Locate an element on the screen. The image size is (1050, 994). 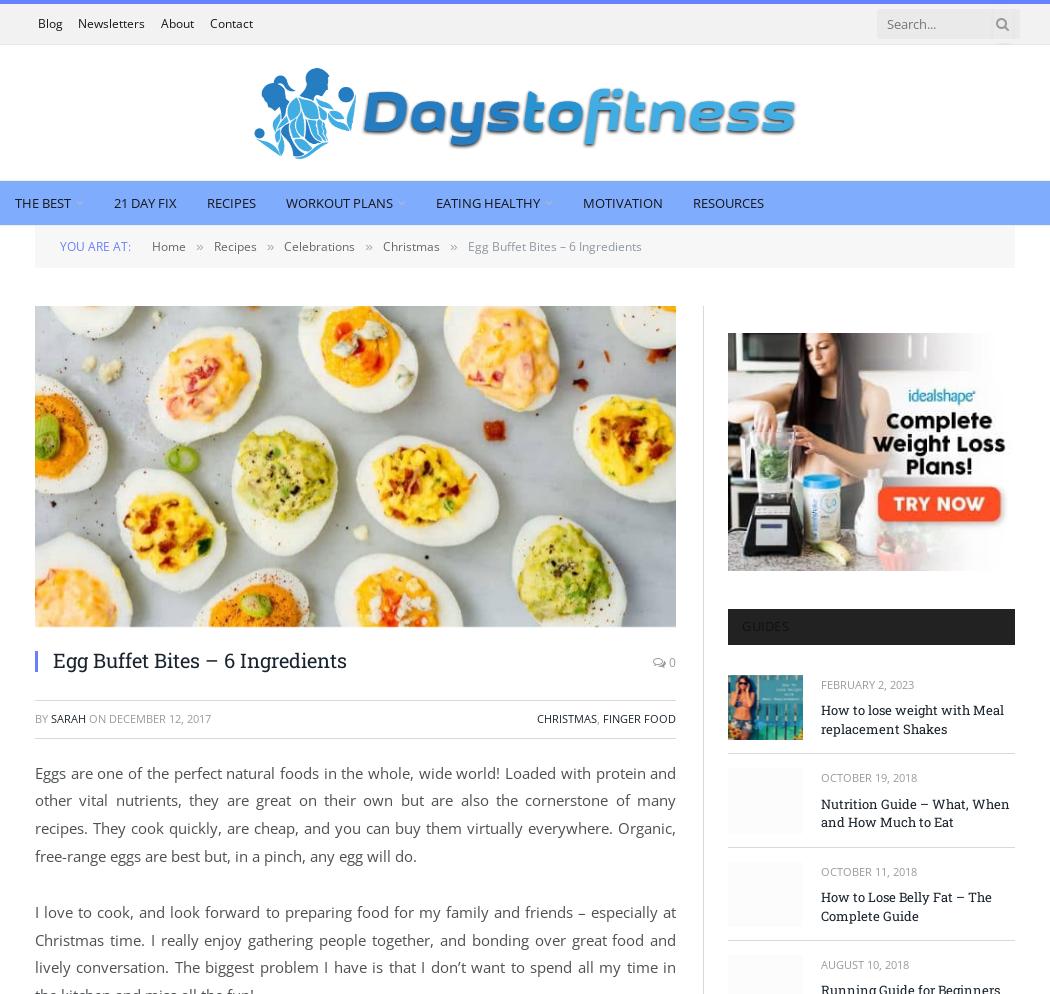
'Motivation' is located at coordinates (581, 200).